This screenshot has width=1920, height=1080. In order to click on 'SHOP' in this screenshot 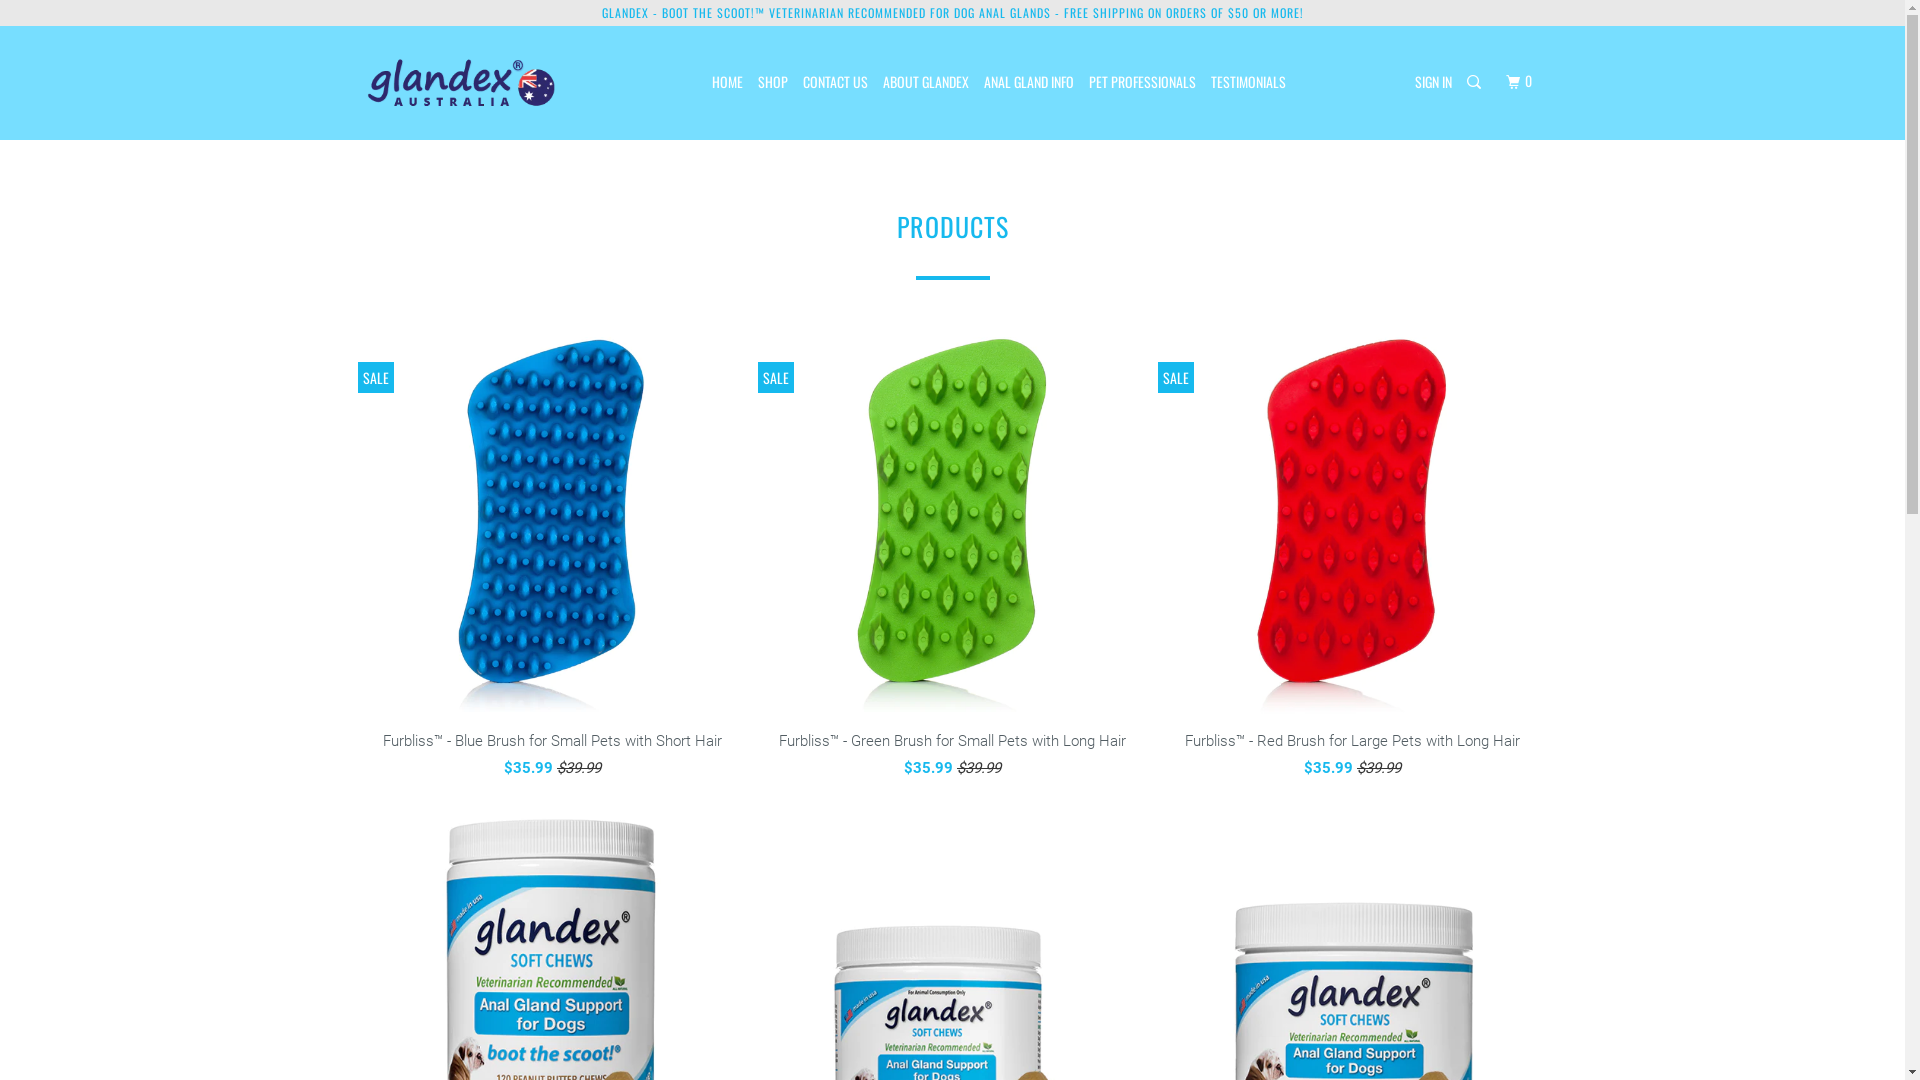, I will do `click(752, 80)`.